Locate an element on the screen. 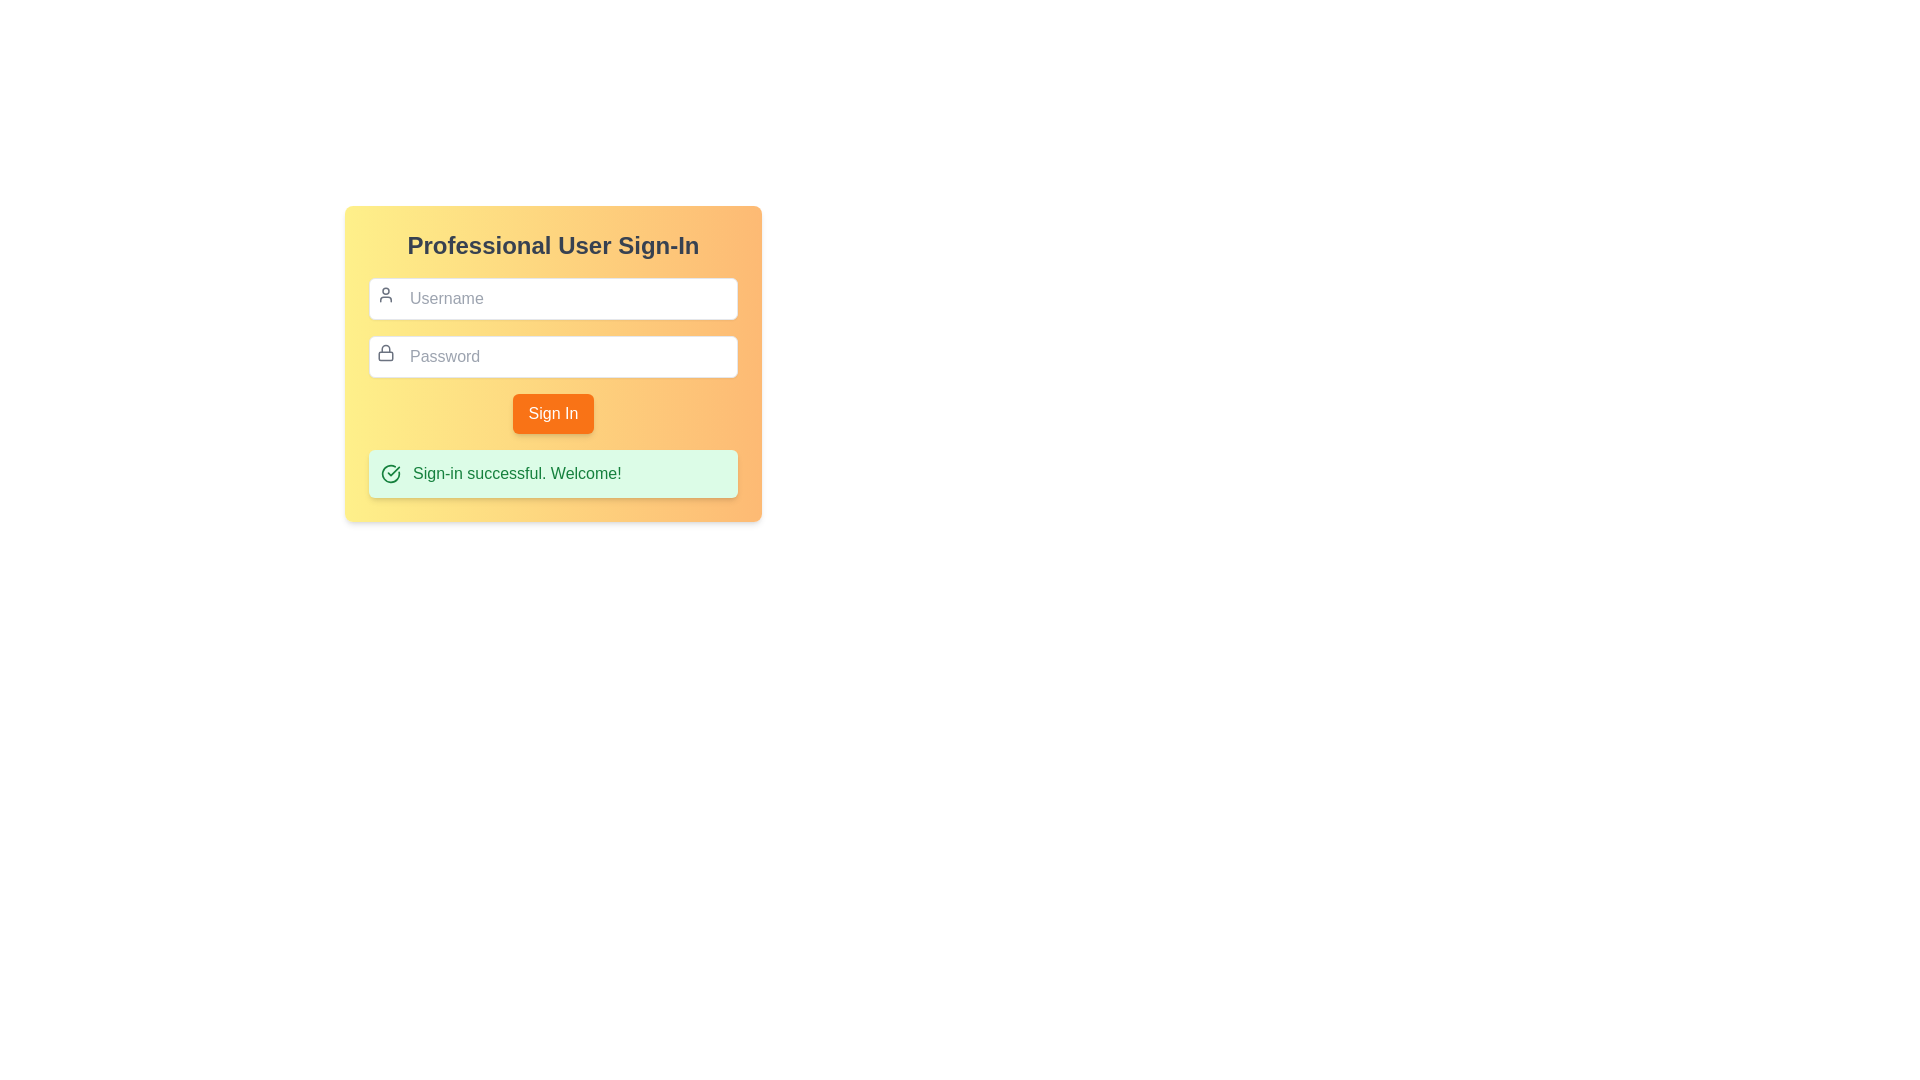  the circular vector icon with a checkmark inside, styled with a green stroke, positioned at the left side of the notification banner below the 'Sign In' button is located at coordinates (390, 474).